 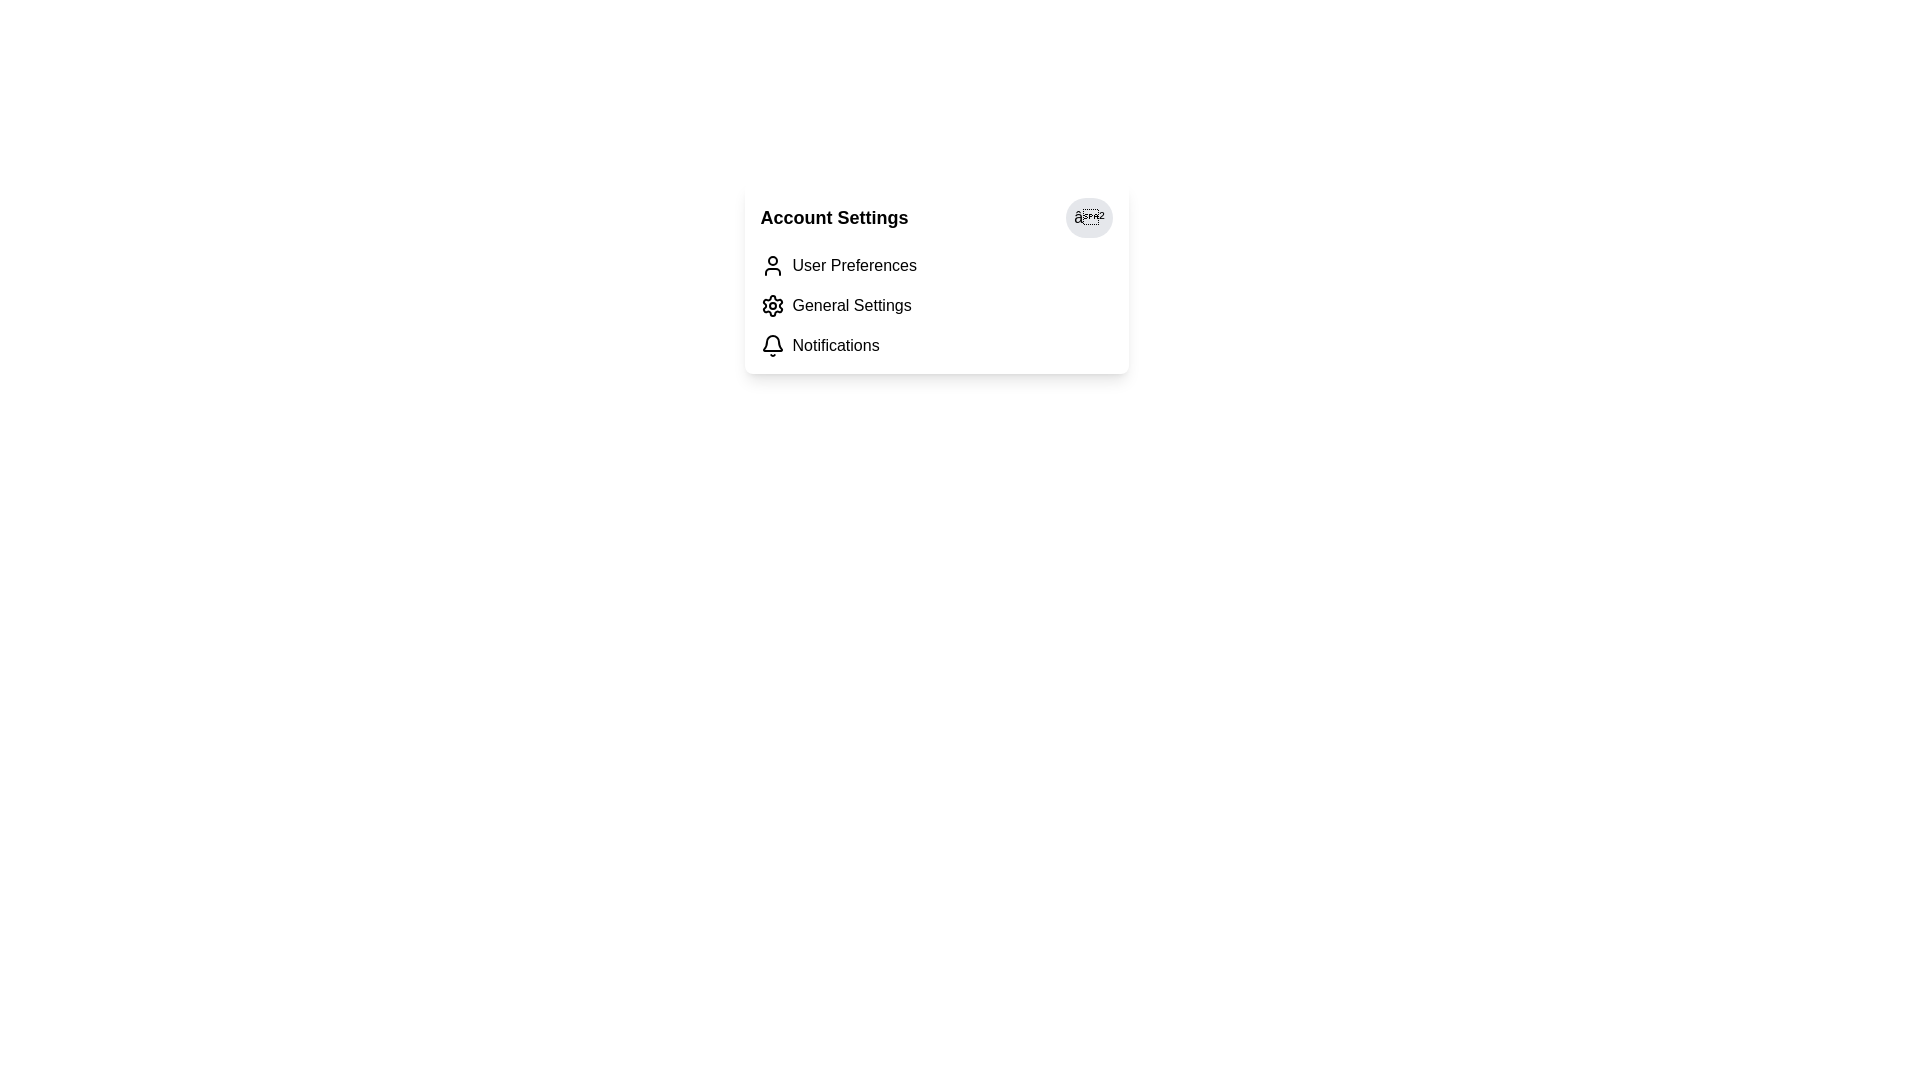 What do you see at coordinates (771, 305) in the screenshot?
I see `the gear icon representing settings, located next to the 'General Settings' text` at bounding box center [771, 305].